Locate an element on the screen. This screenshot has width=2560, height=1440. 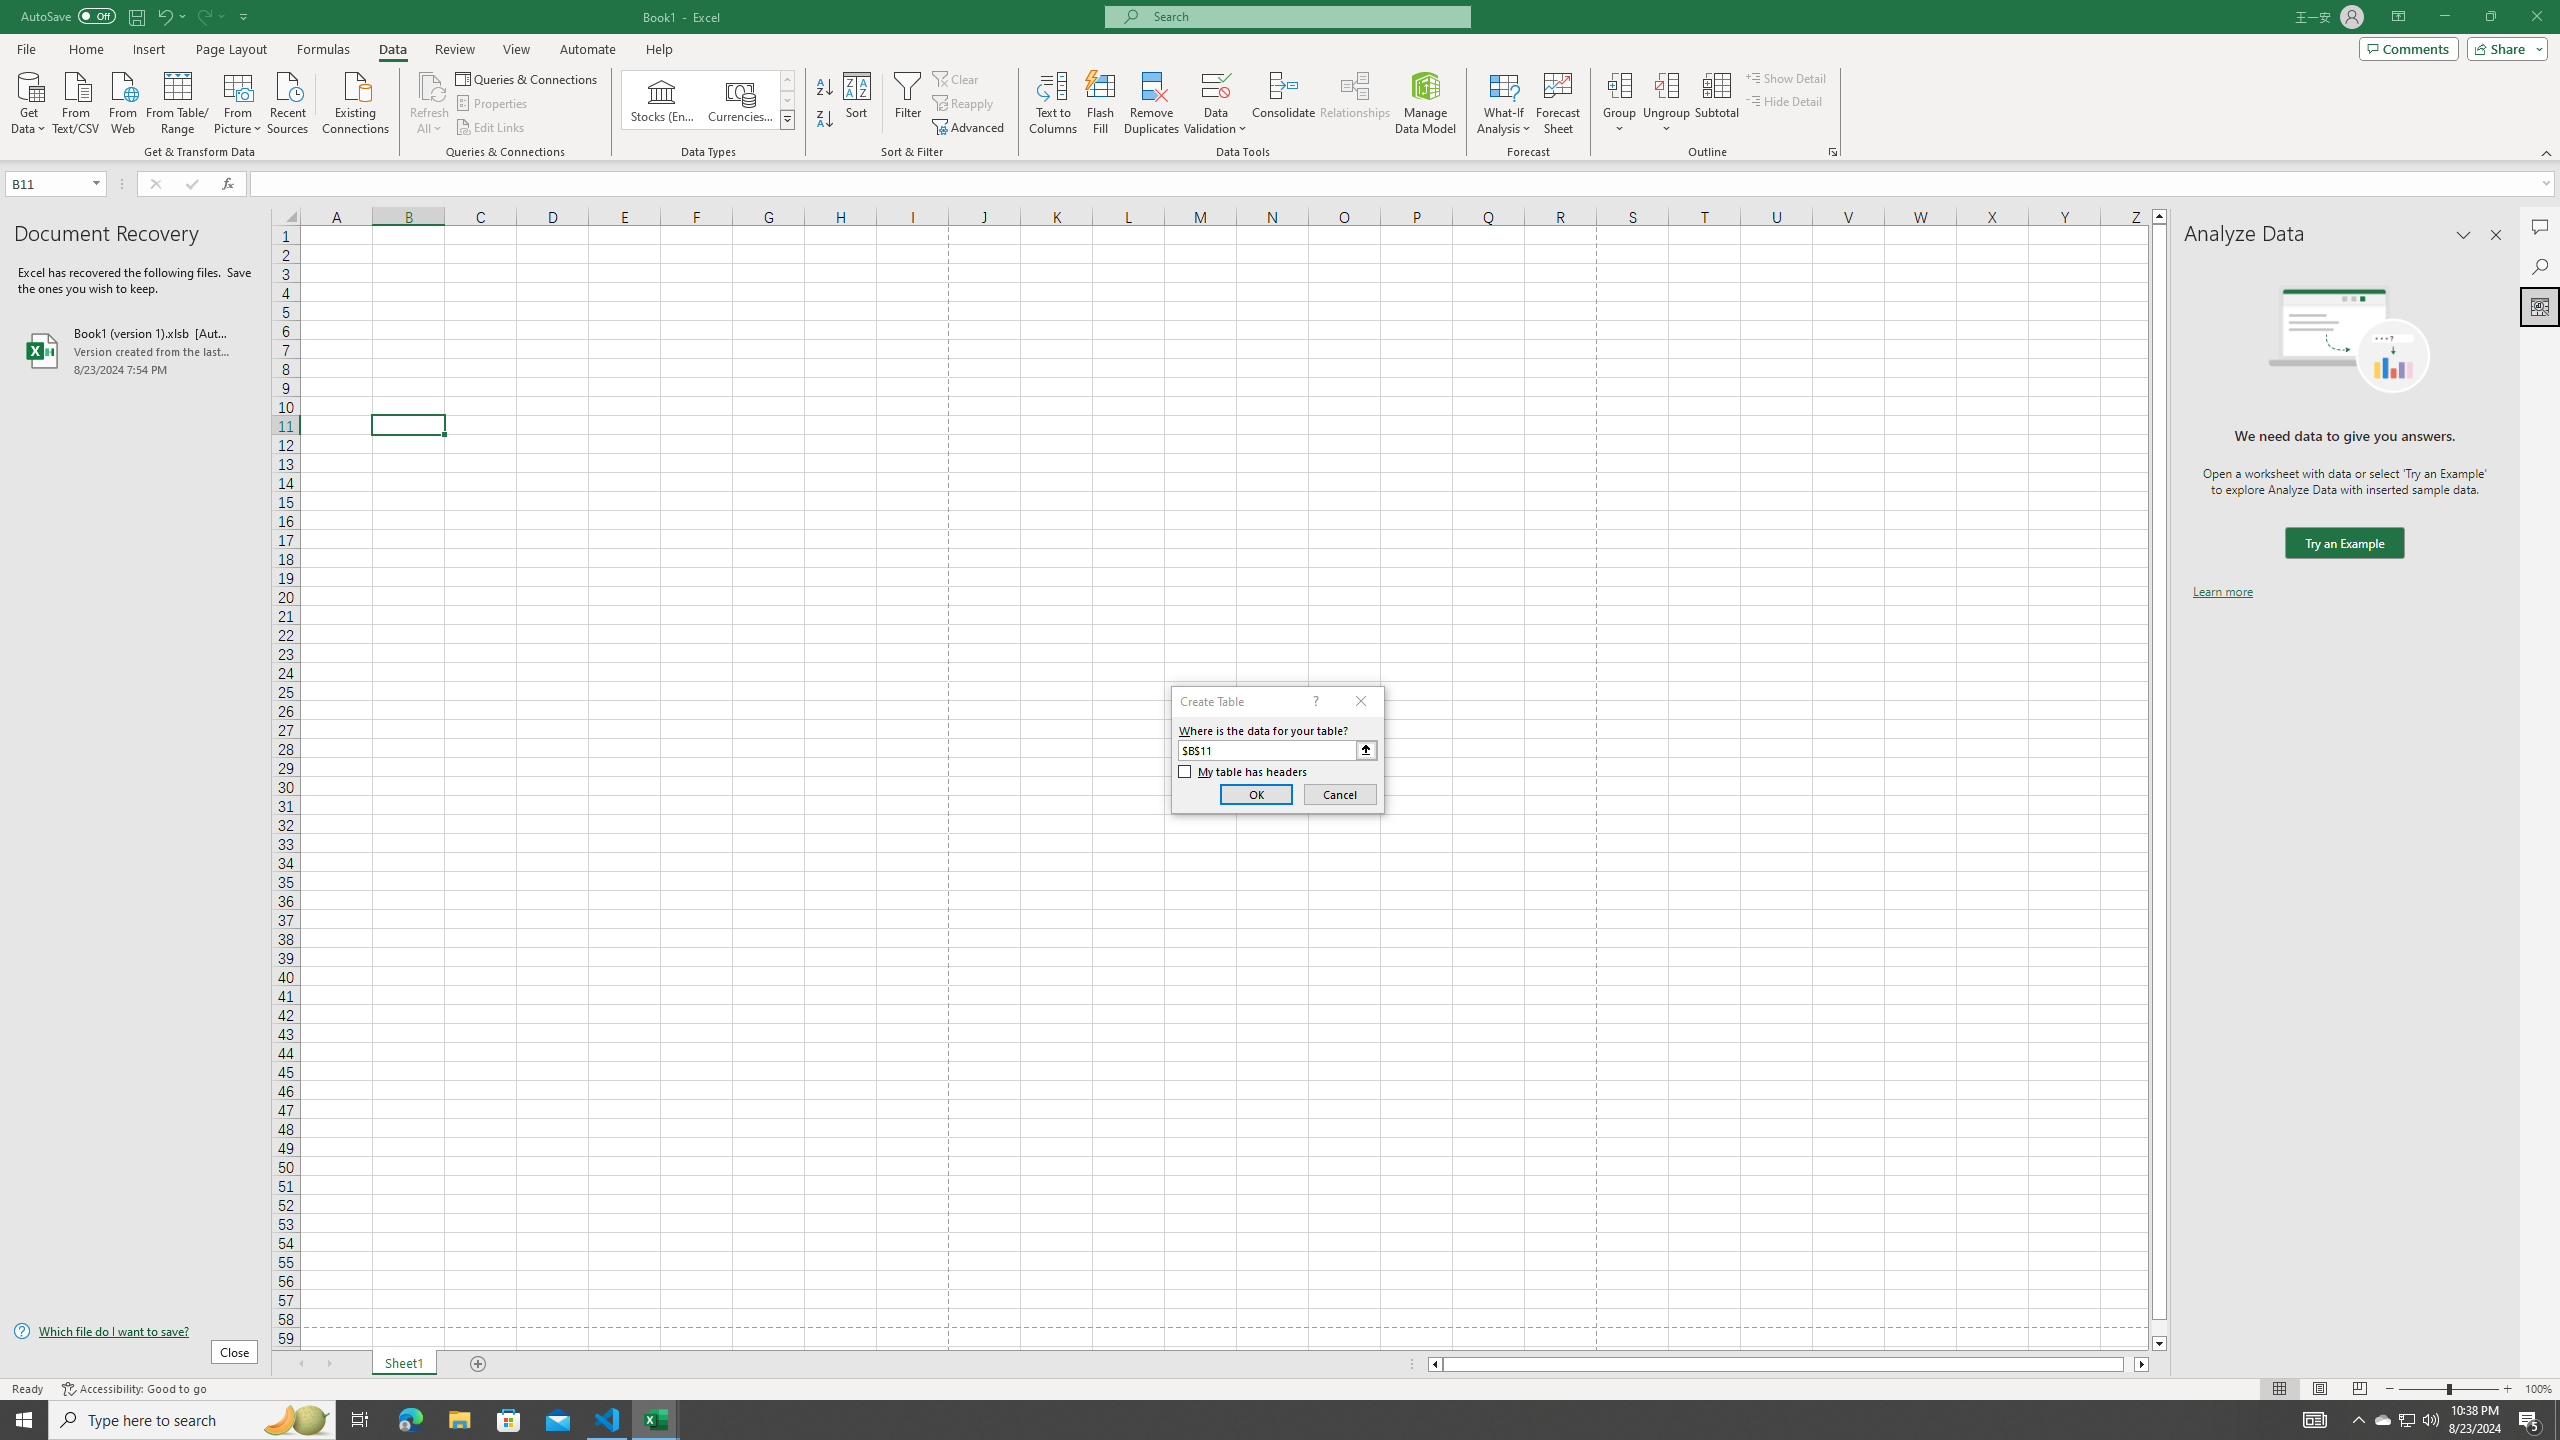
'Sort Z to A' is located at coordinates (824, 118).